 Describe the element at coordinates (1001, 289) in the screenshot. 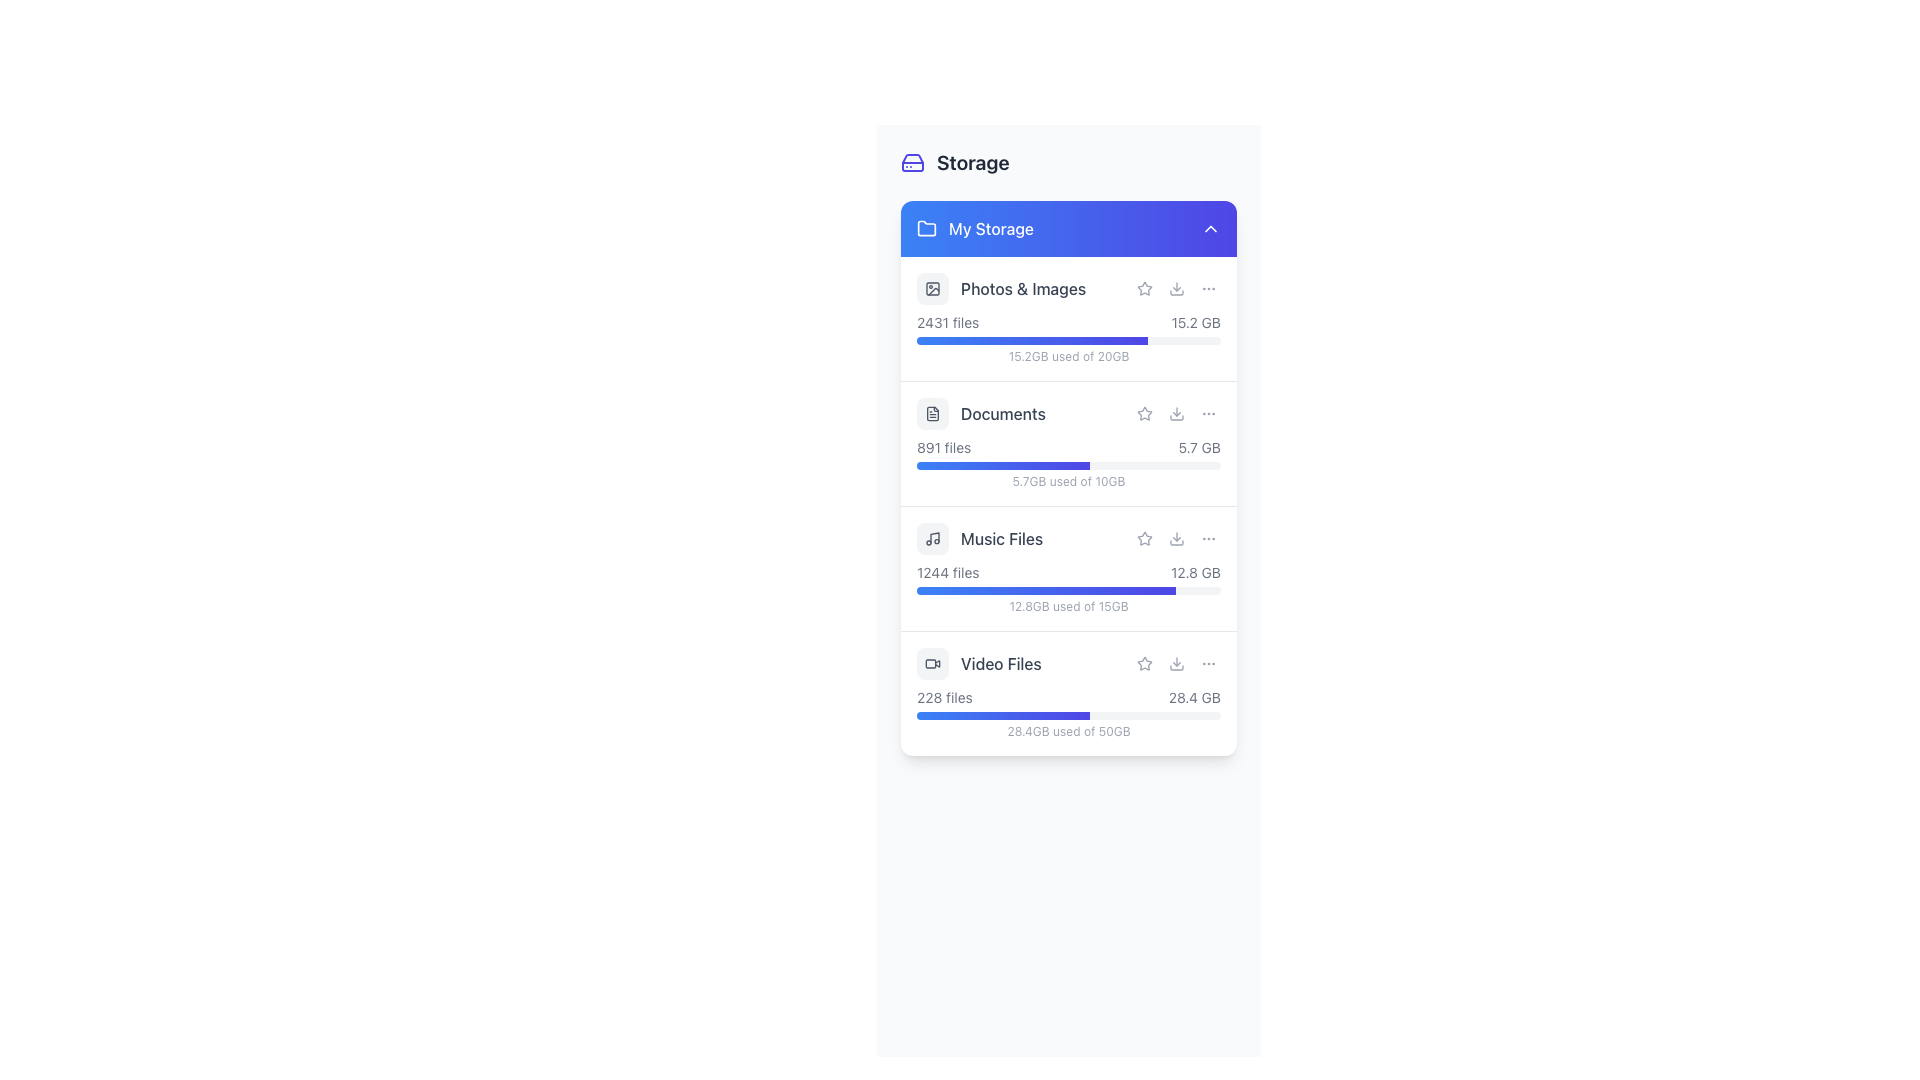

I see `the category label for photos and images located under the 'My Storage' section` at that location.